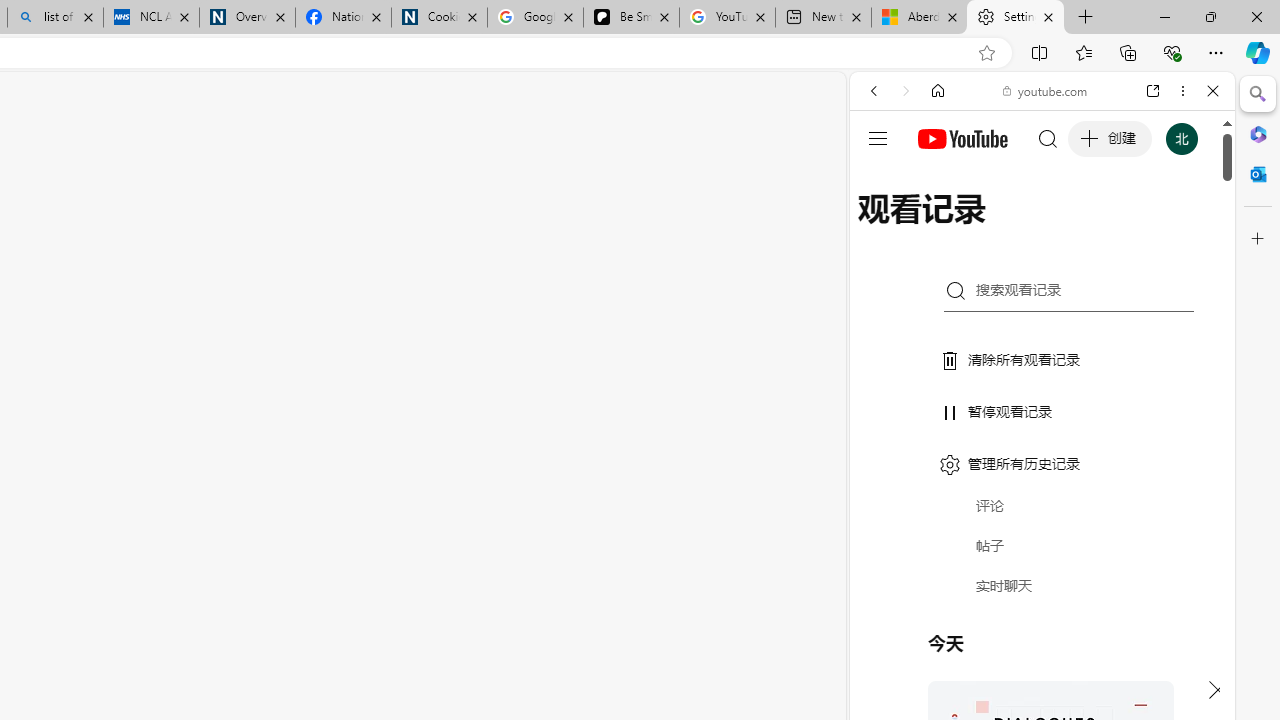  Describe the element at coordinates (1164, 546) in the screenshot. I see `'Show More Music'` at that location.